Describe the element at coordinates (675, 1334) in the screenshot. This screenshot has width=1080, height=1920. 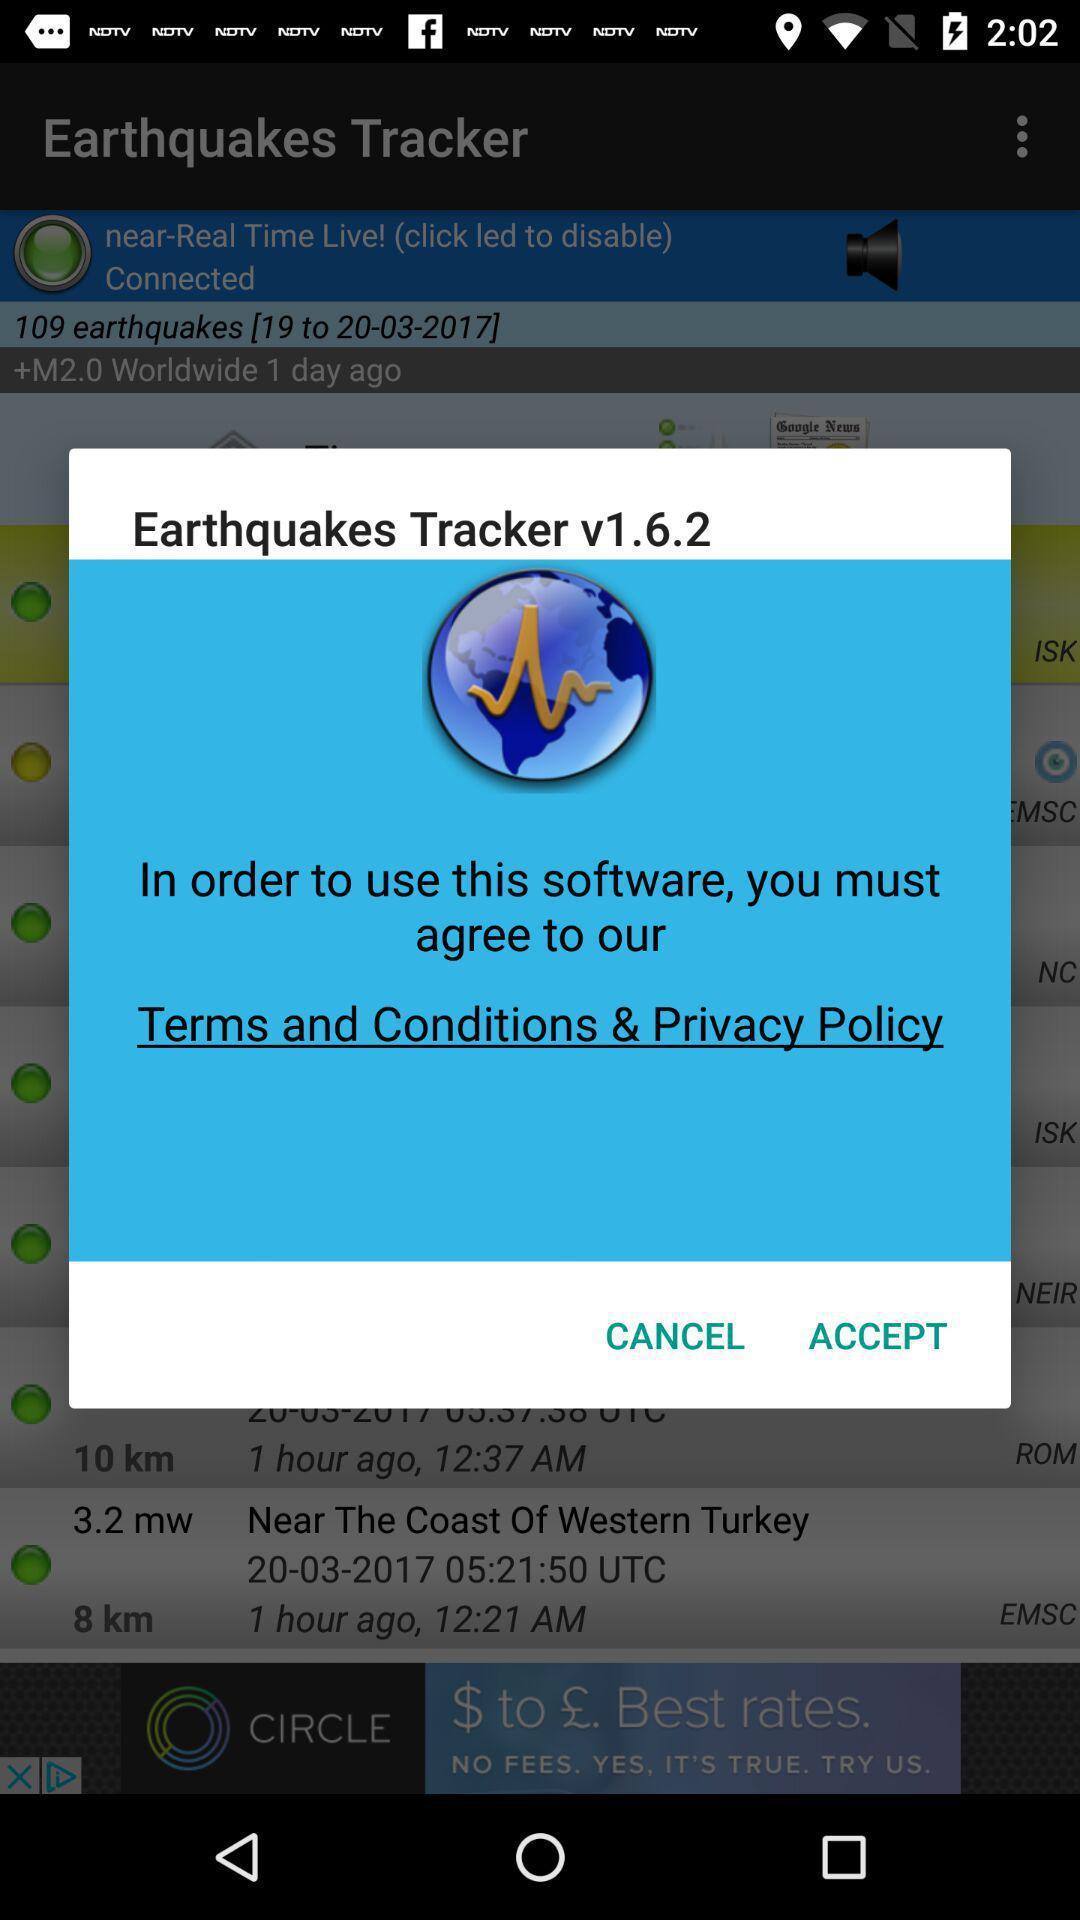
I see `the cancel icon` at that location.